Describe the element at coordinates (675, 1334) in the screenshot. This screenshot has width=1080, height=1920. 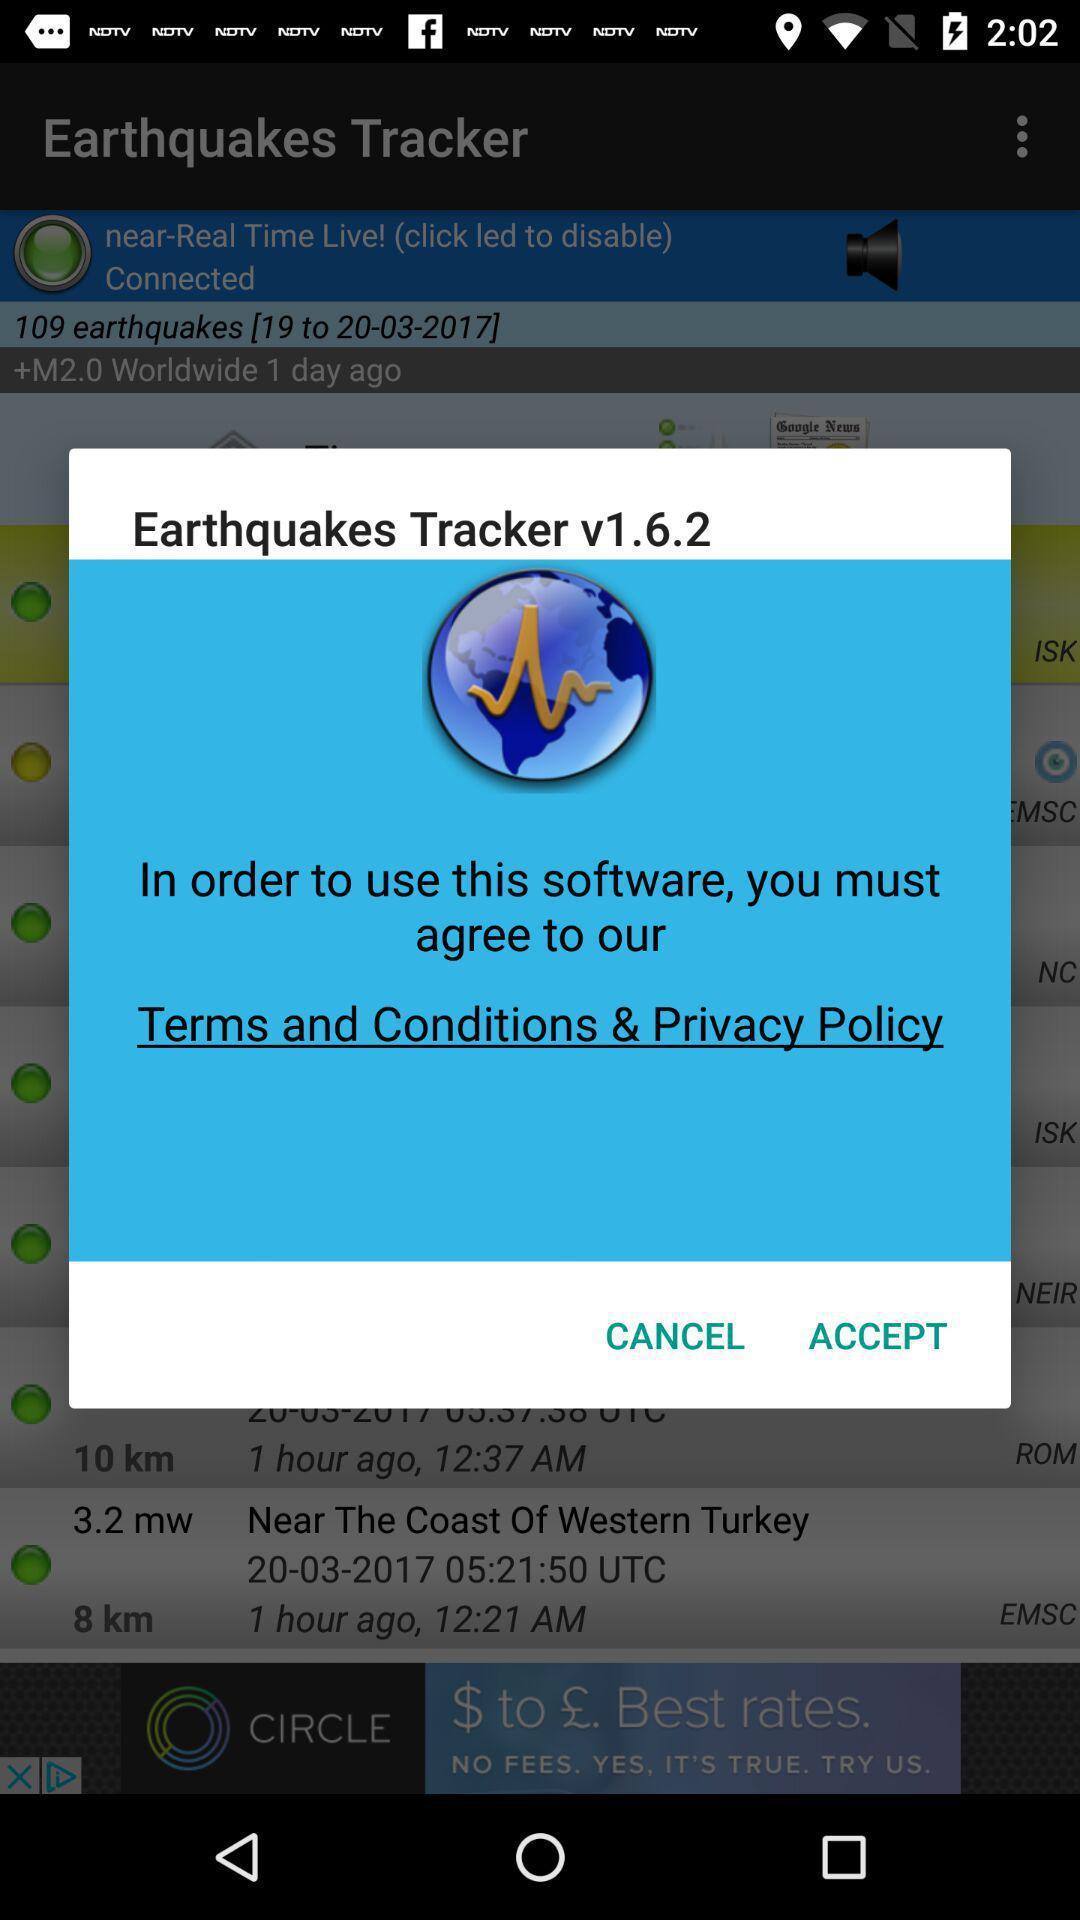
I see `the cancel icon` at that location.